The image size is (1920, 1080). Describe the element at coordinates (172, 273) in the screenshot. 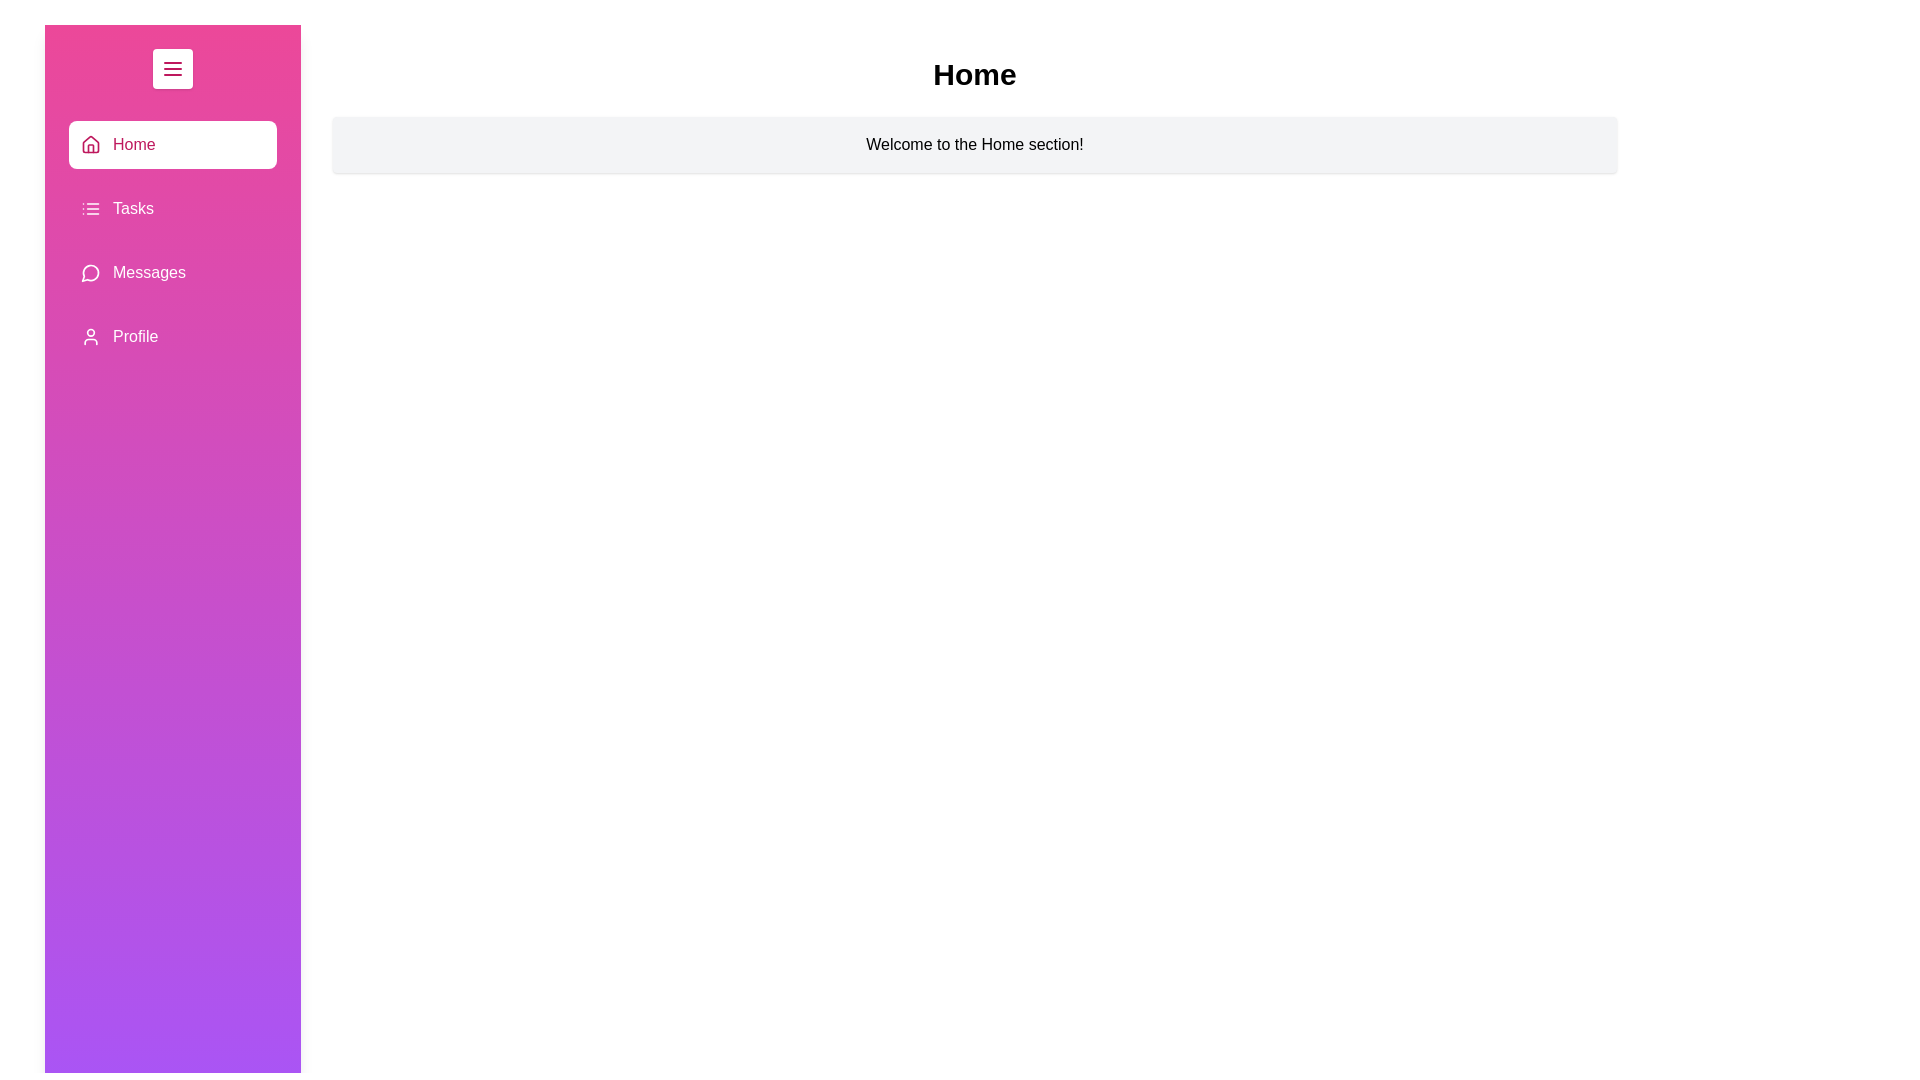

I see `the section Messages by clicking on its corresponding item in the list` at that location.